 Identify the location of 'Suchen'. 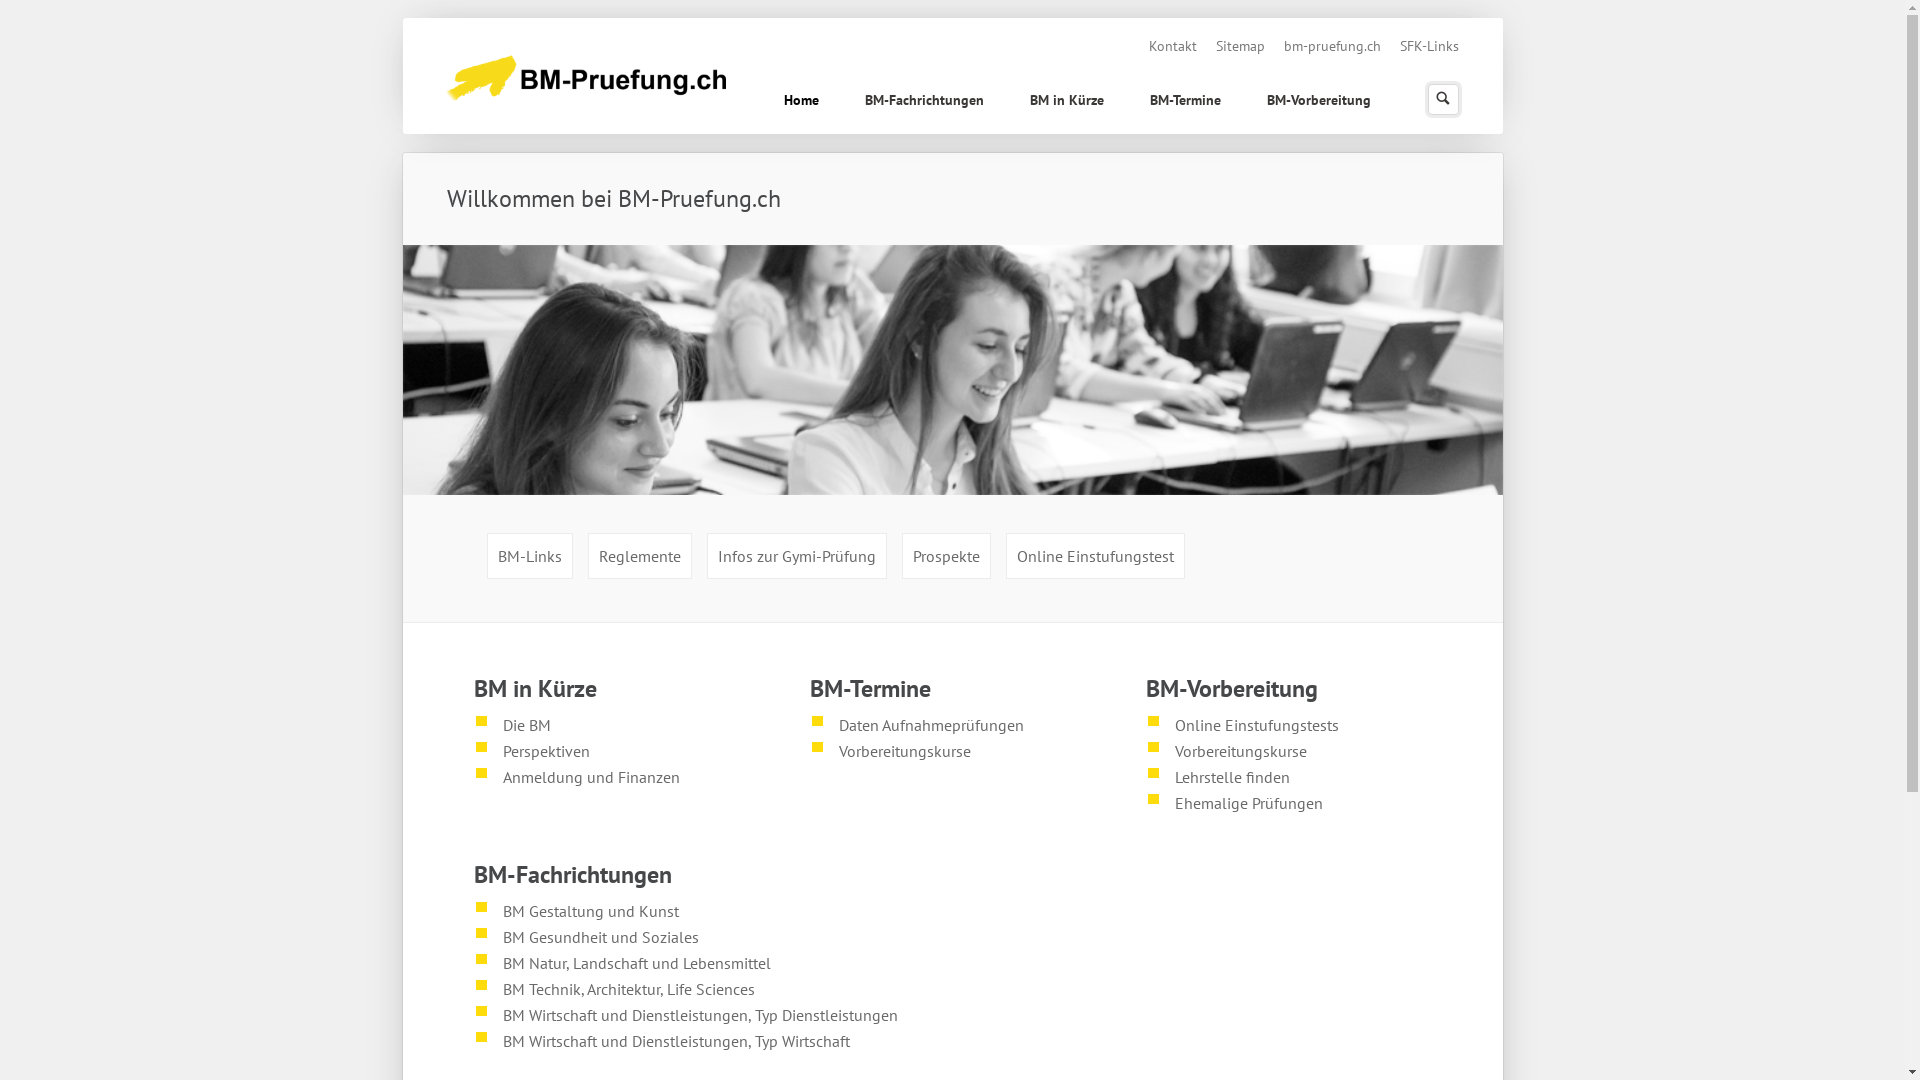
(1442, 99).